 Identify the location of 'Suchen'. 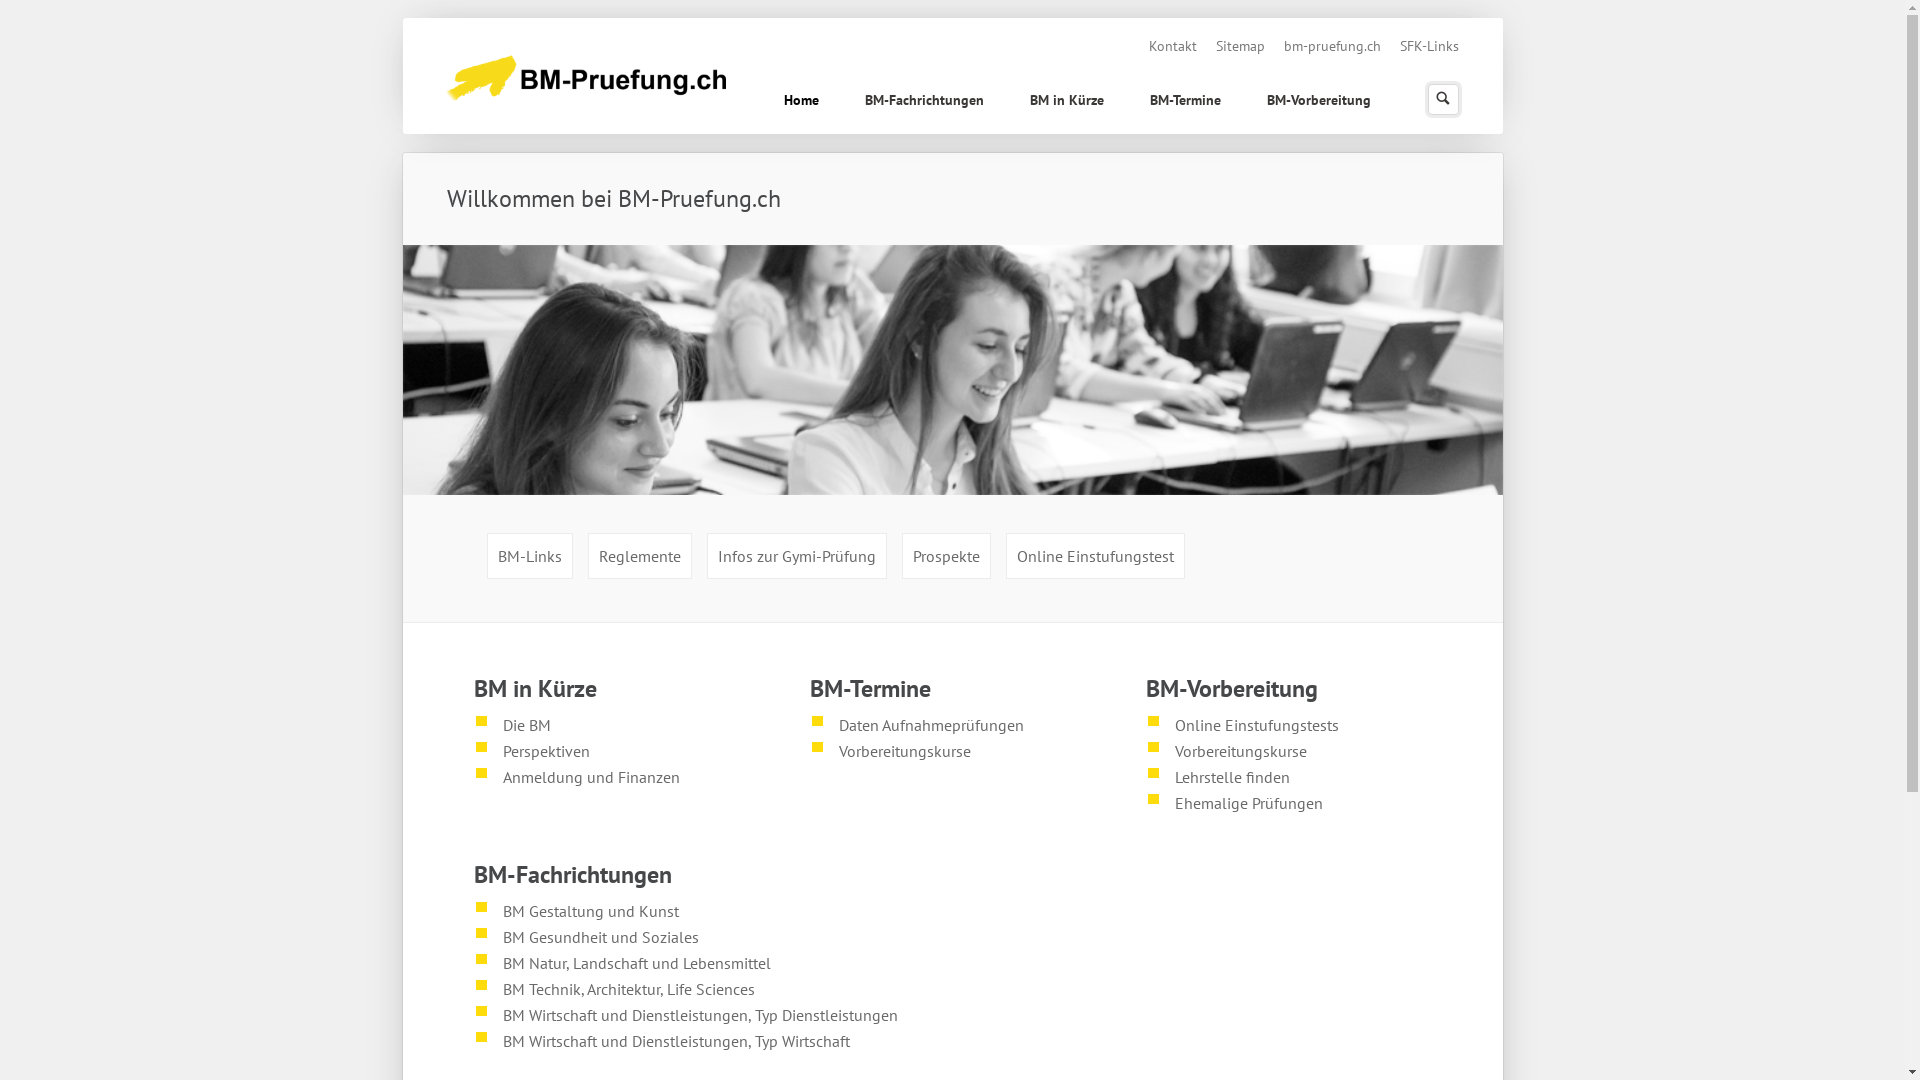
(1442, 99).